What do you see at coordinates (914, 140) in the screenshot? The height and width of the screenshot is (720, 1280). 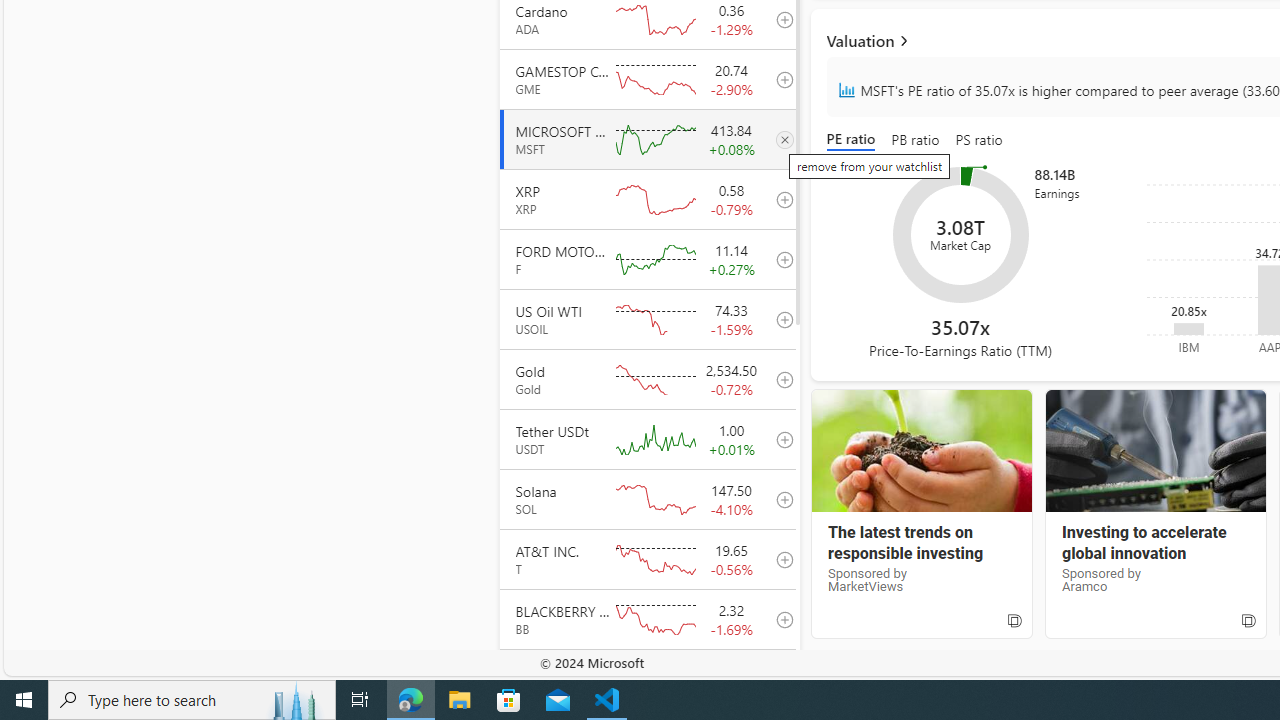 I see `'PB ratio'` at bounding box center [914, 140].